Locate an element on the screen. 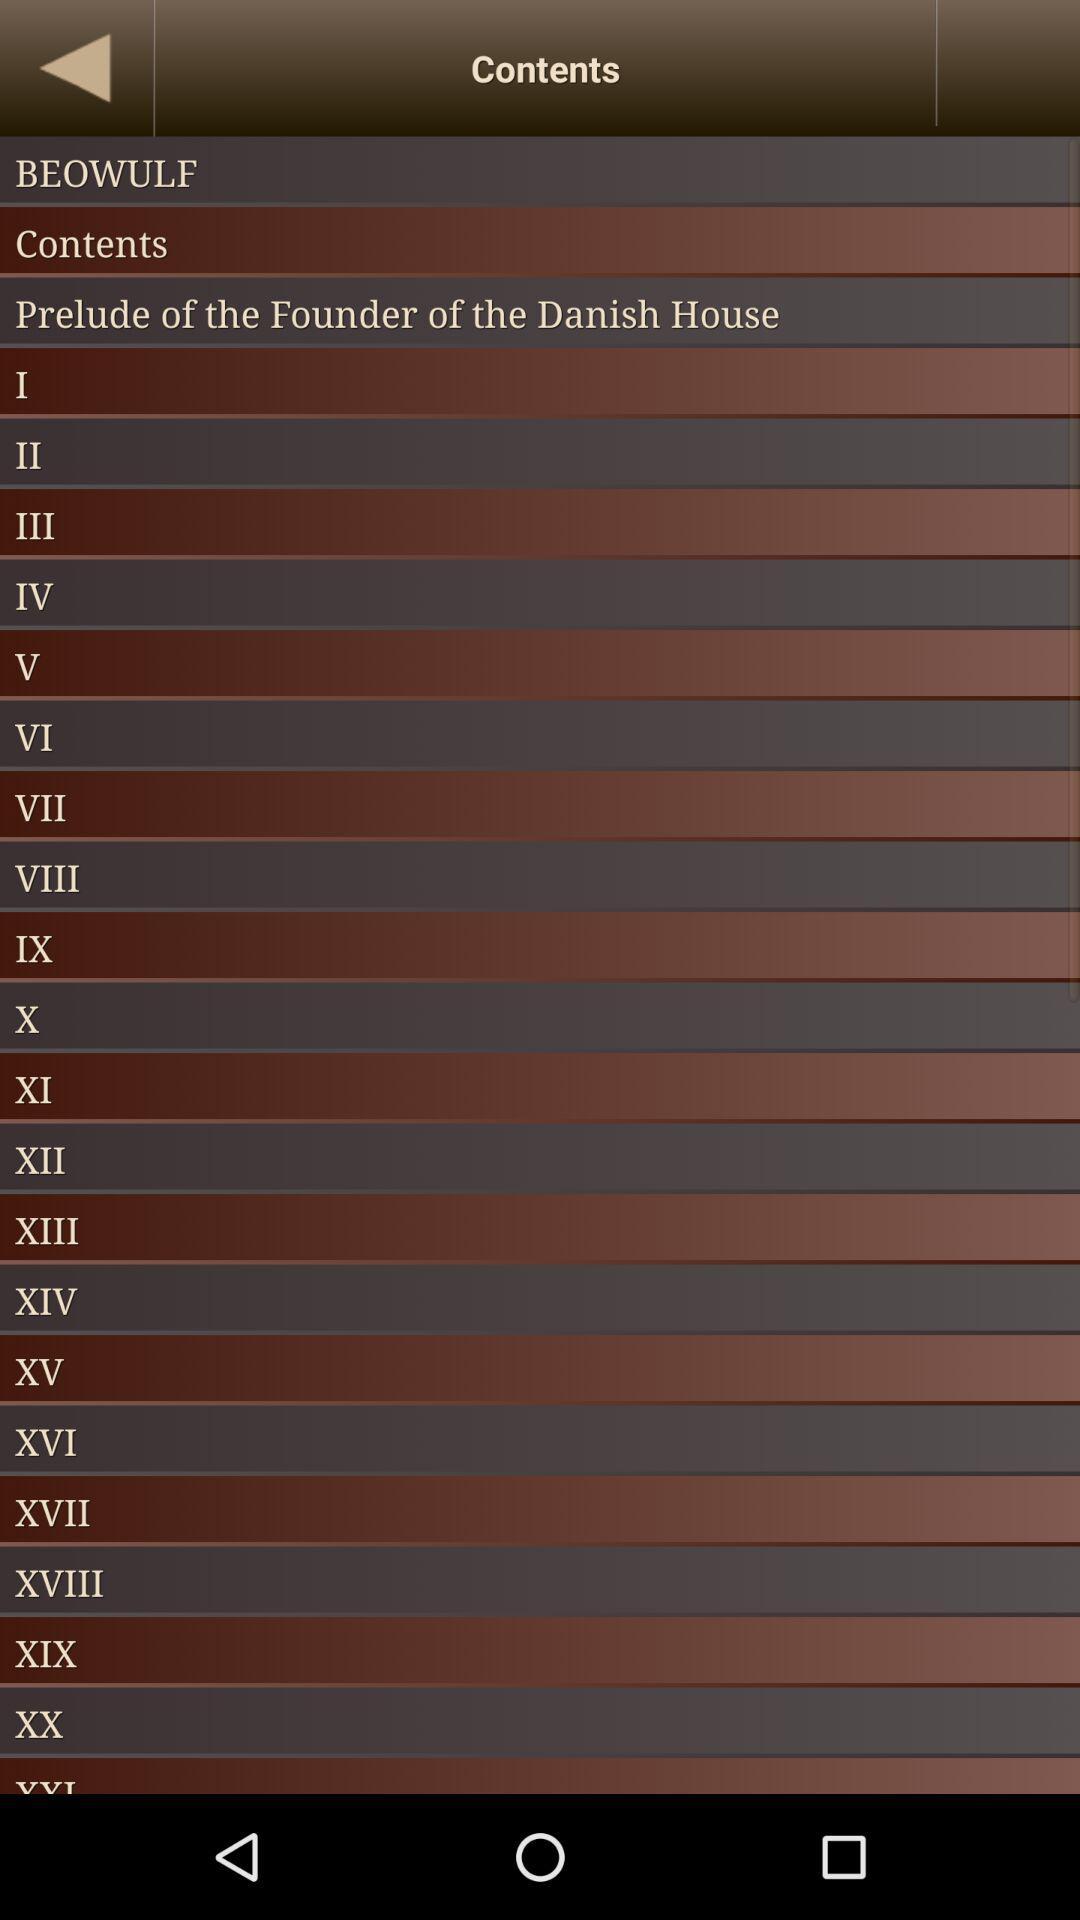 The image size is (1080, 1920). the arrow_backward icon is located at coordinates (75, 72).